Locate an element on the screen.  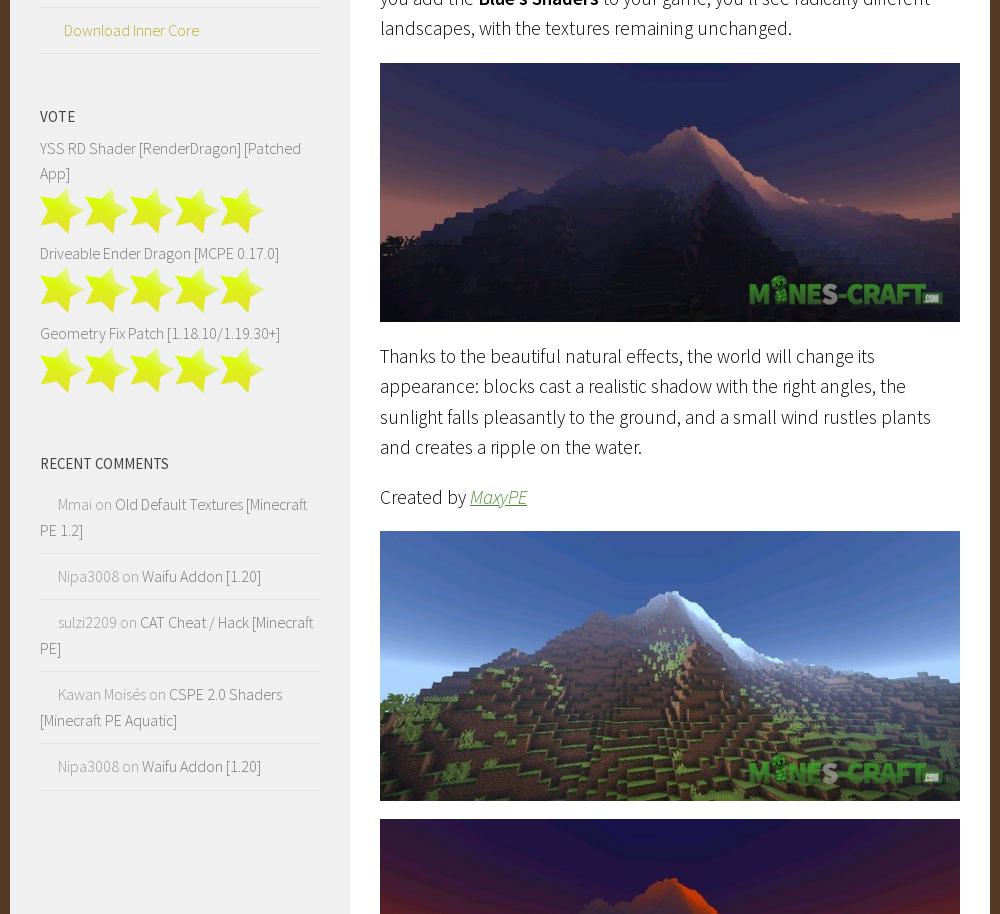
'Geometry Fix Patch [1.18.10/1.19.30+]' is located at coordinates (40, 330).